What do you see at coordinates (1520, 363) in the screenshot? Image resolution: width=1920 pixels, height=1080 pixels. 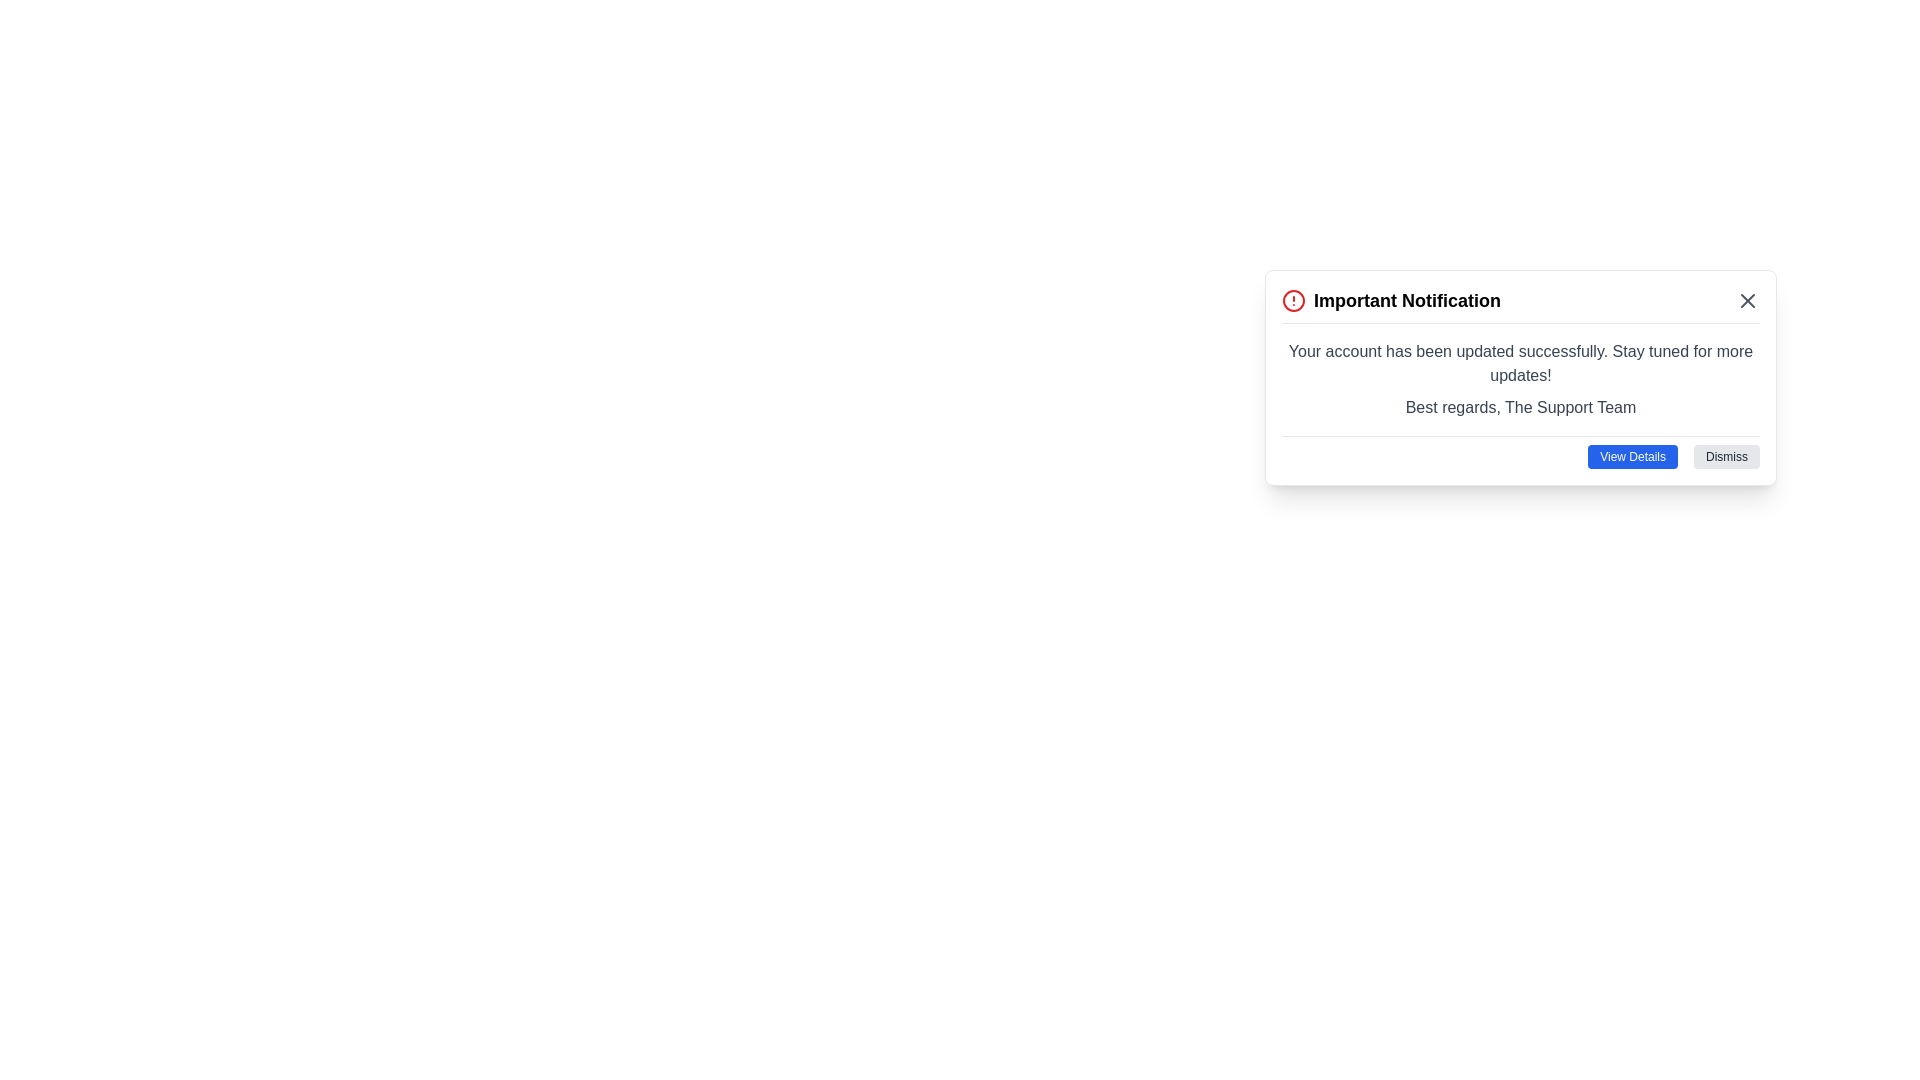 I see `message displayed in the text block that says 'Your account has been updated successfully. Stay tuned for more updates!' located within the notification modal box` at bounding box center [1520, 363].